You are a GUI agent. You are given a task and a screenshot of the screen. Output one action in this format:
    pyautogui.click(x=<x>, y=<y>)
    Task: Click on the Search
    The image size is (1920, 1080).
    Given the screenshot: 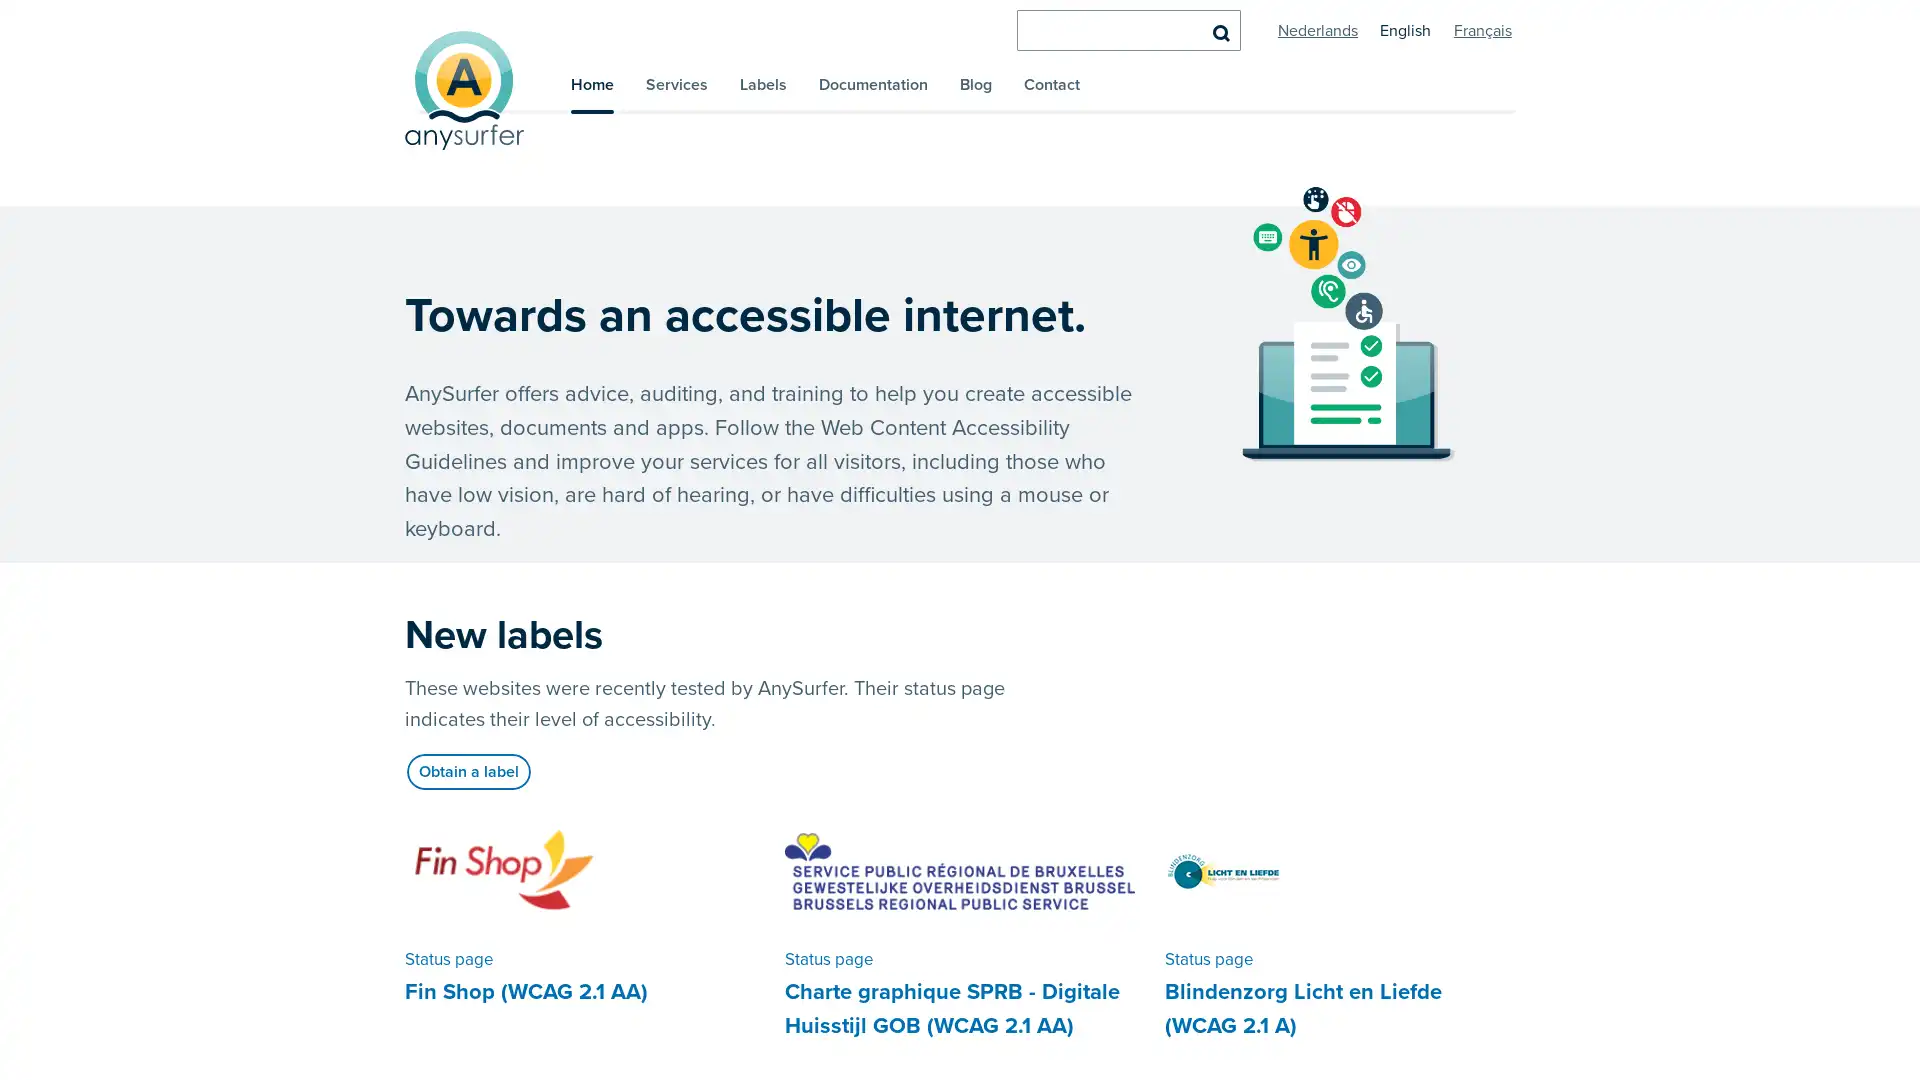 What is the action you would take?
    pyautogui.click(x=1218, y=31)
    